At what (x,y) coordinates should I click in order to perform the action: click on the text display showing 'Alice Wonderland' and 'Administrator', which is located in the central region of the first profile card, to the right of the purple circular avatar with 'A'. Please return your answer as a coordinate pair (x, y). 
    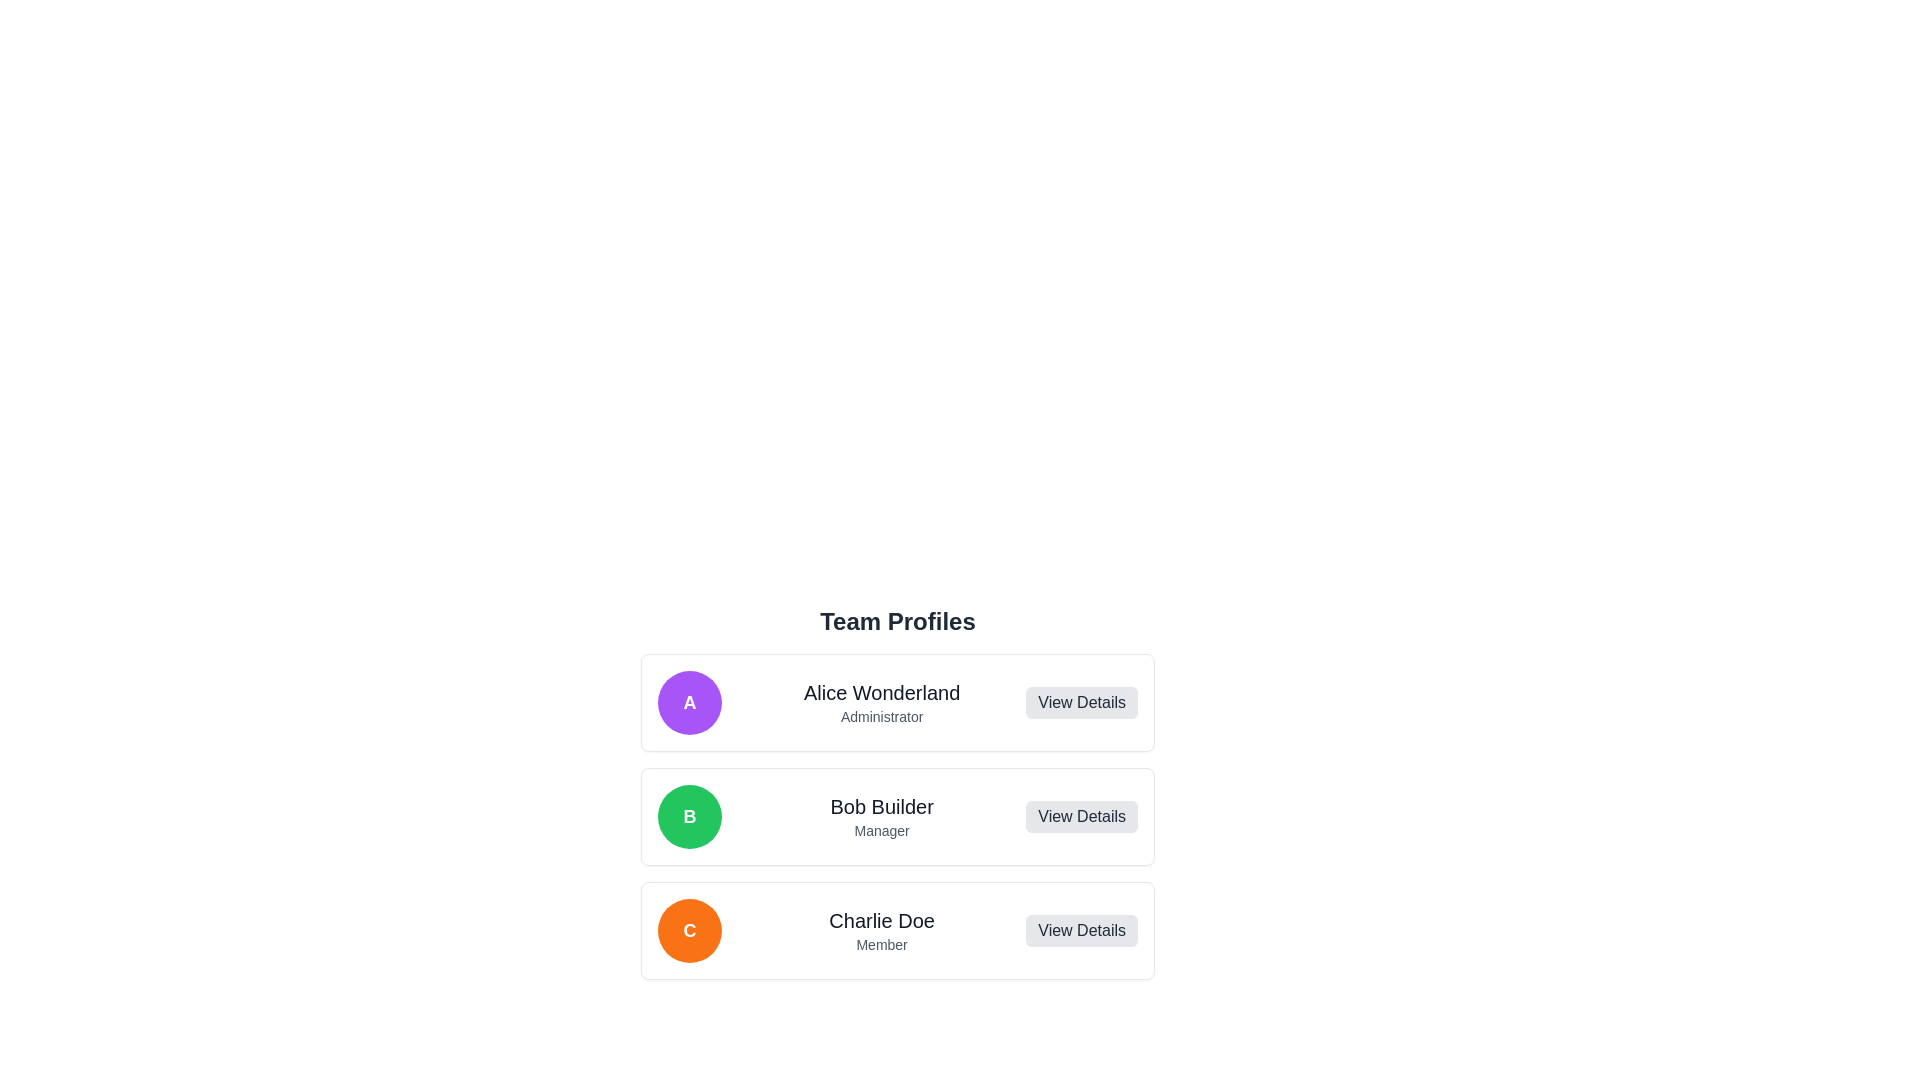
    Looking at the image, I should click on (881, 701).